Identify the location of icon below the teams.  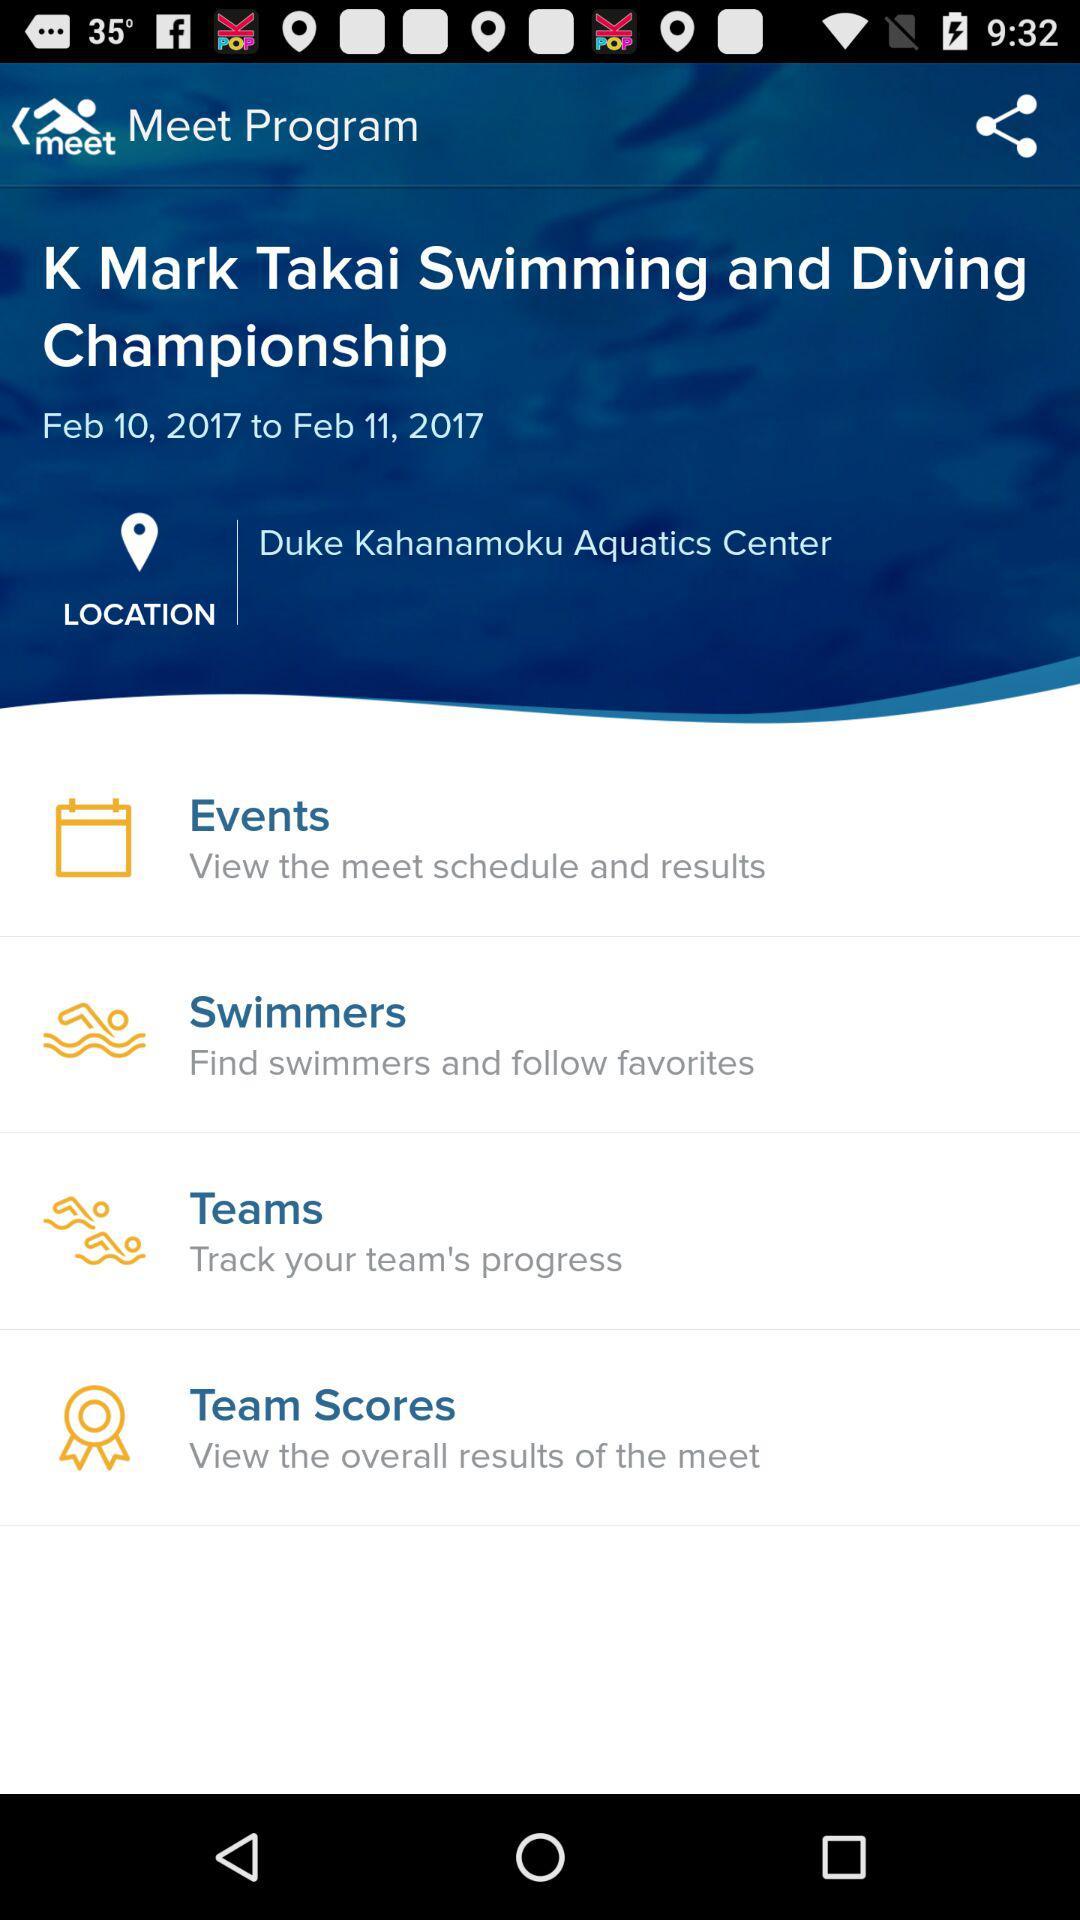
(405, 1258).